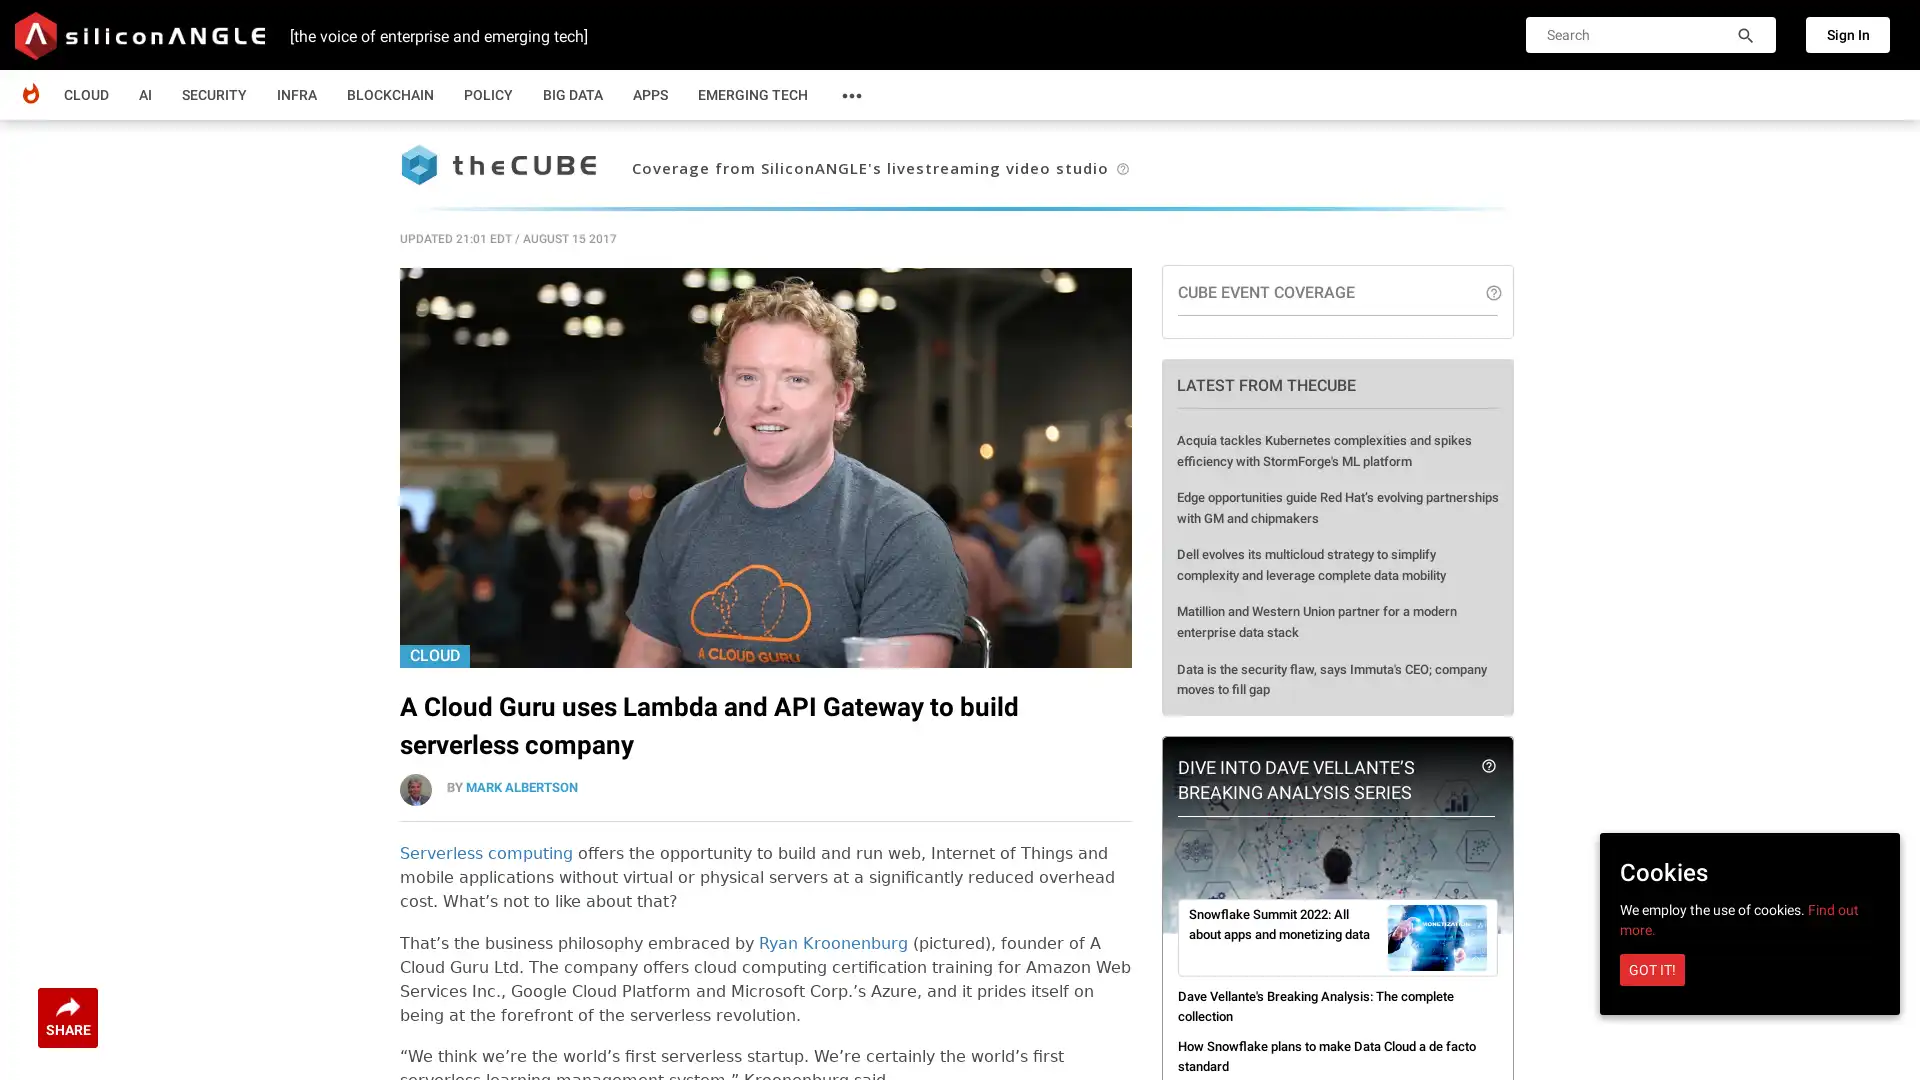 The image size is (1920, 1080). What do you see at coordinates (1652, 968) in the screenshot?
I see `GOT IT!` at bounding box center [1652, 968].